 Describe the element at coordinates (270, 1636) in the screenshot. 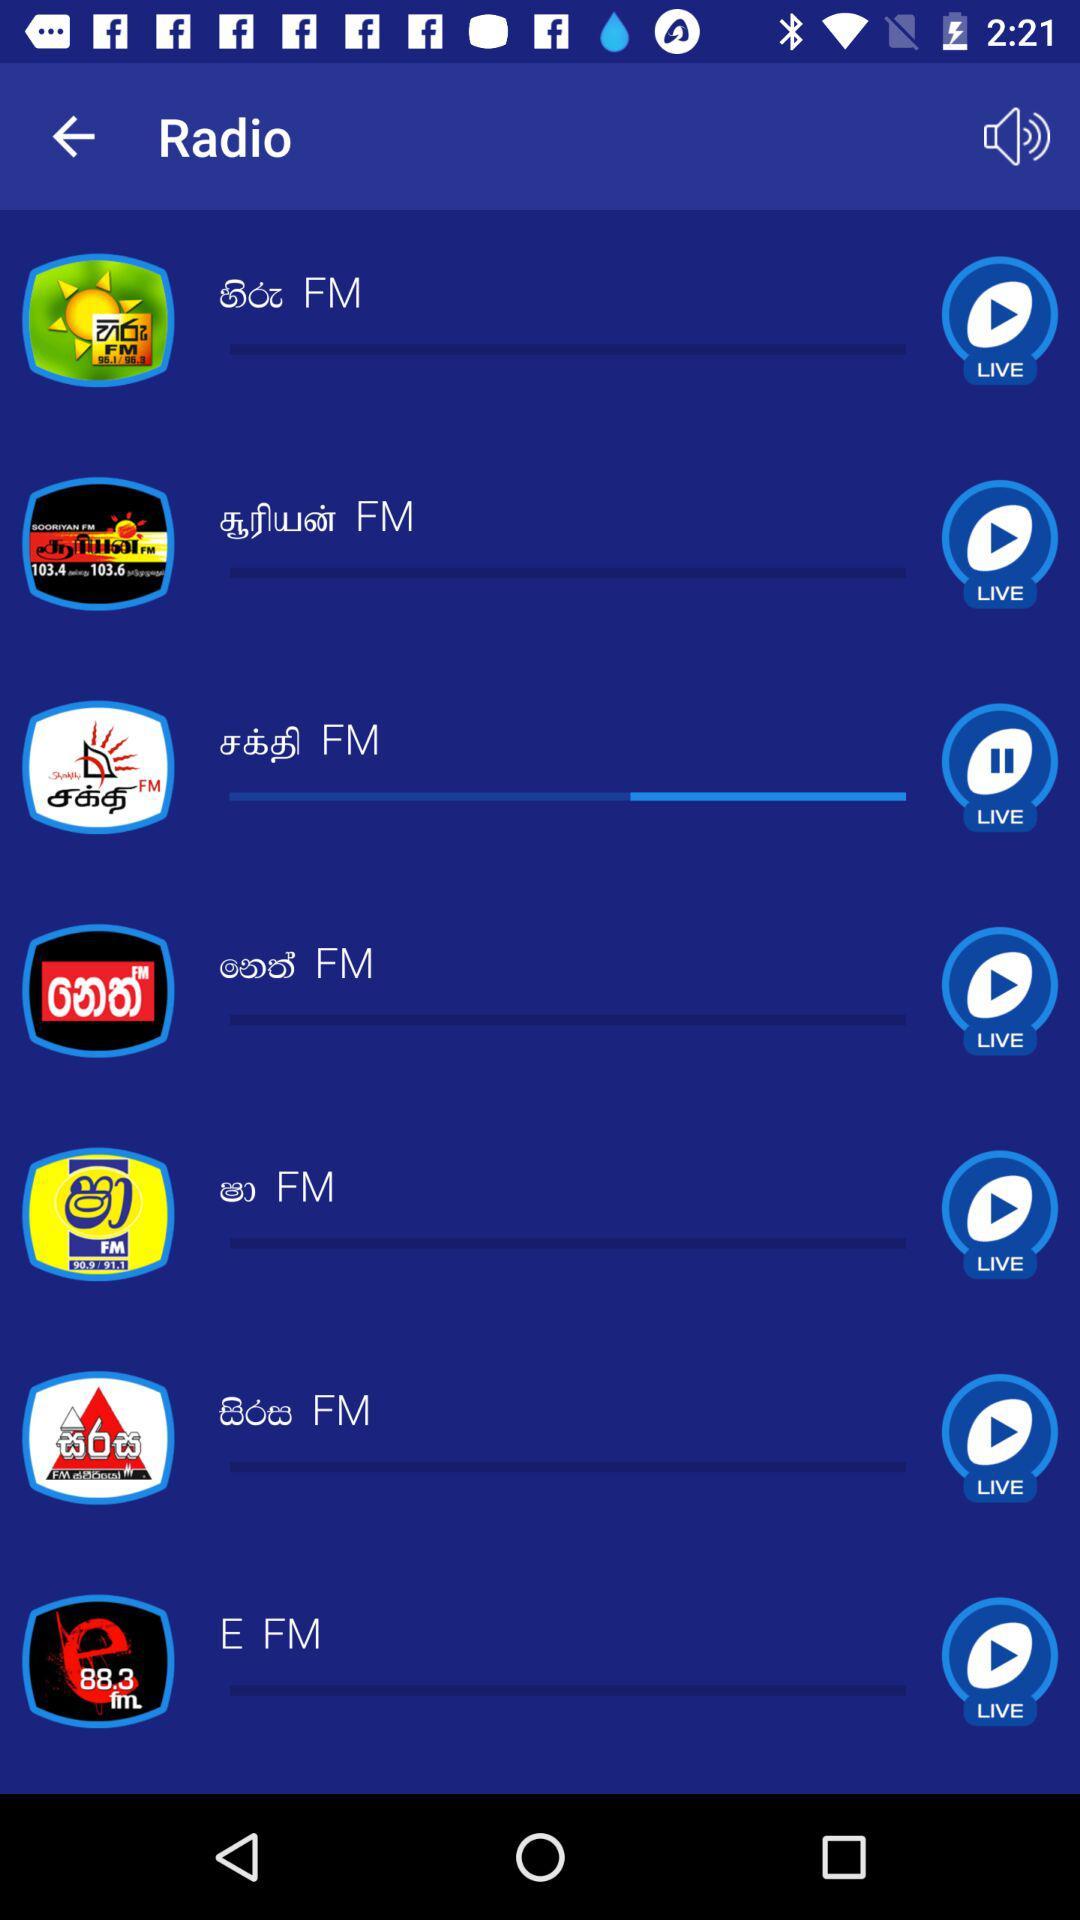

I see `the e fm` at that location.